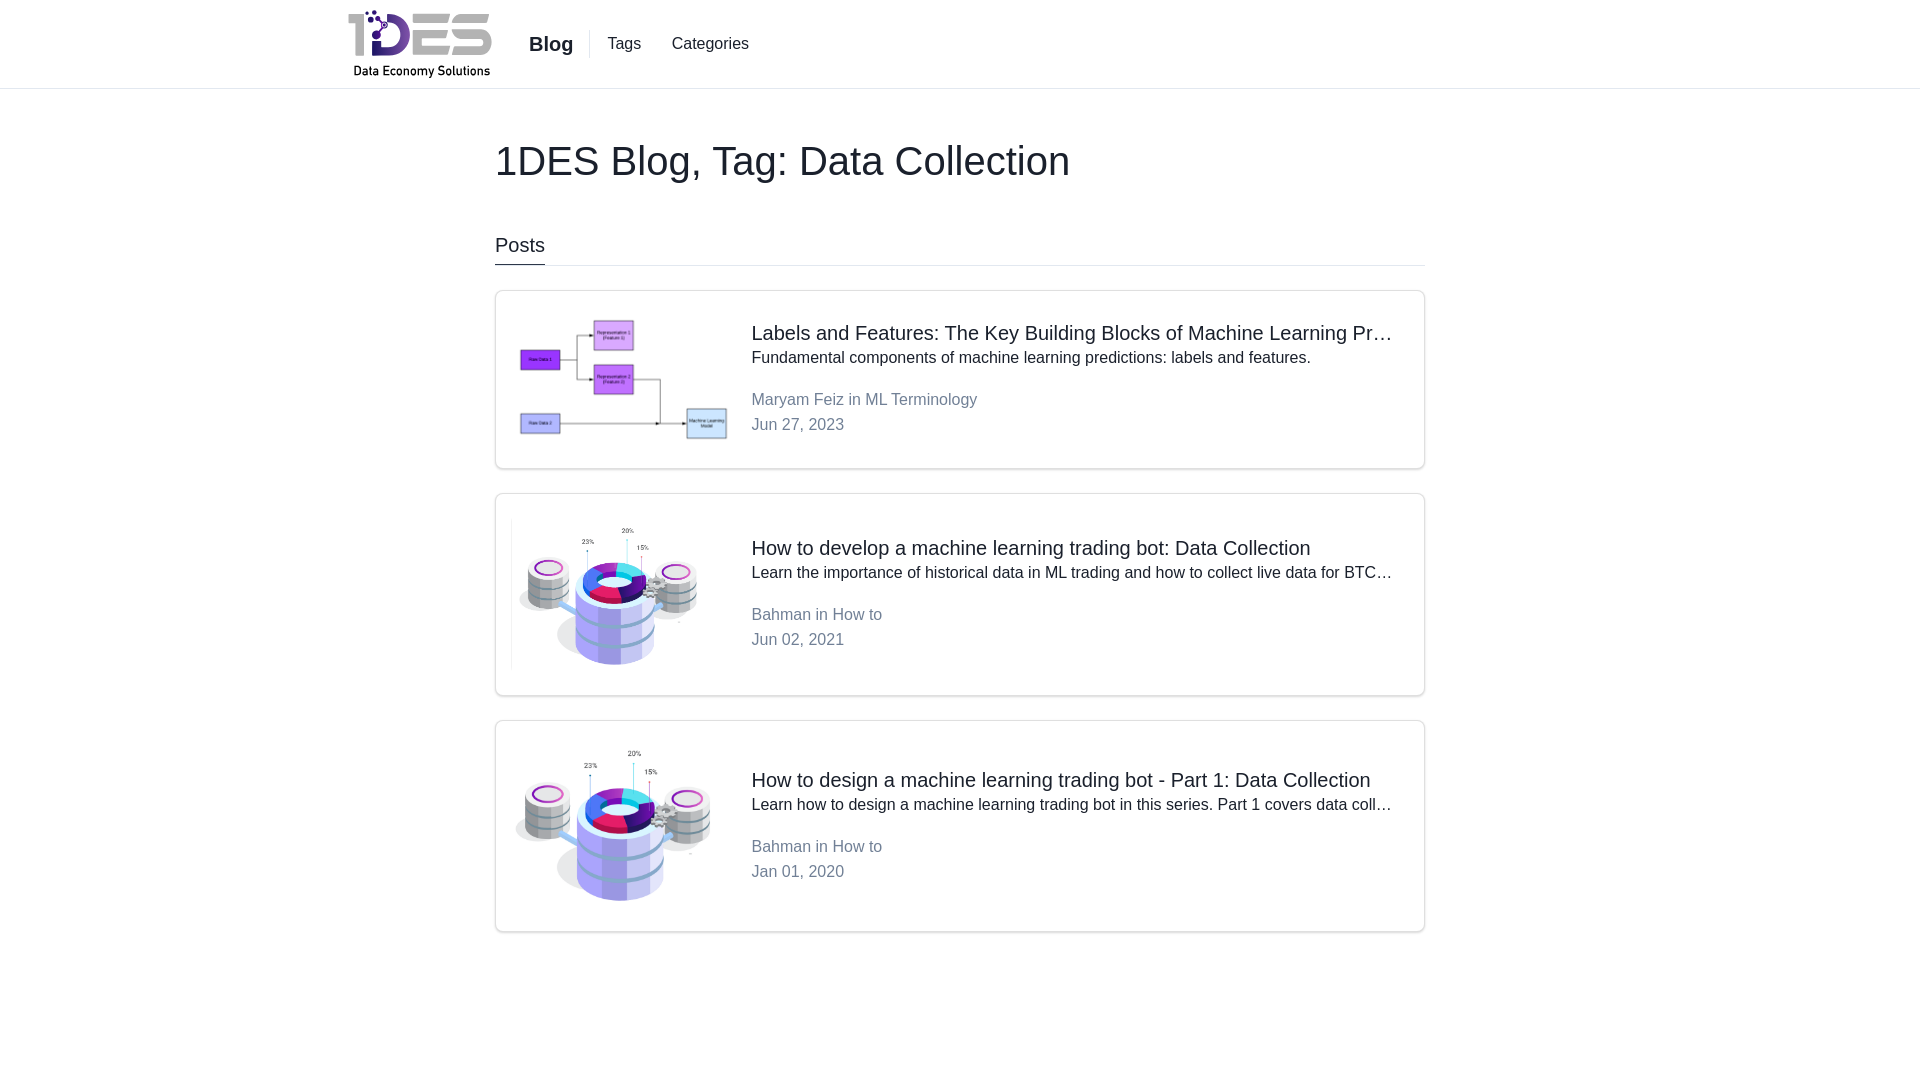  What do you see at coordinates (710, 43) in the screenshot?
I see `'Categories'` at bounding box center [710, 43].